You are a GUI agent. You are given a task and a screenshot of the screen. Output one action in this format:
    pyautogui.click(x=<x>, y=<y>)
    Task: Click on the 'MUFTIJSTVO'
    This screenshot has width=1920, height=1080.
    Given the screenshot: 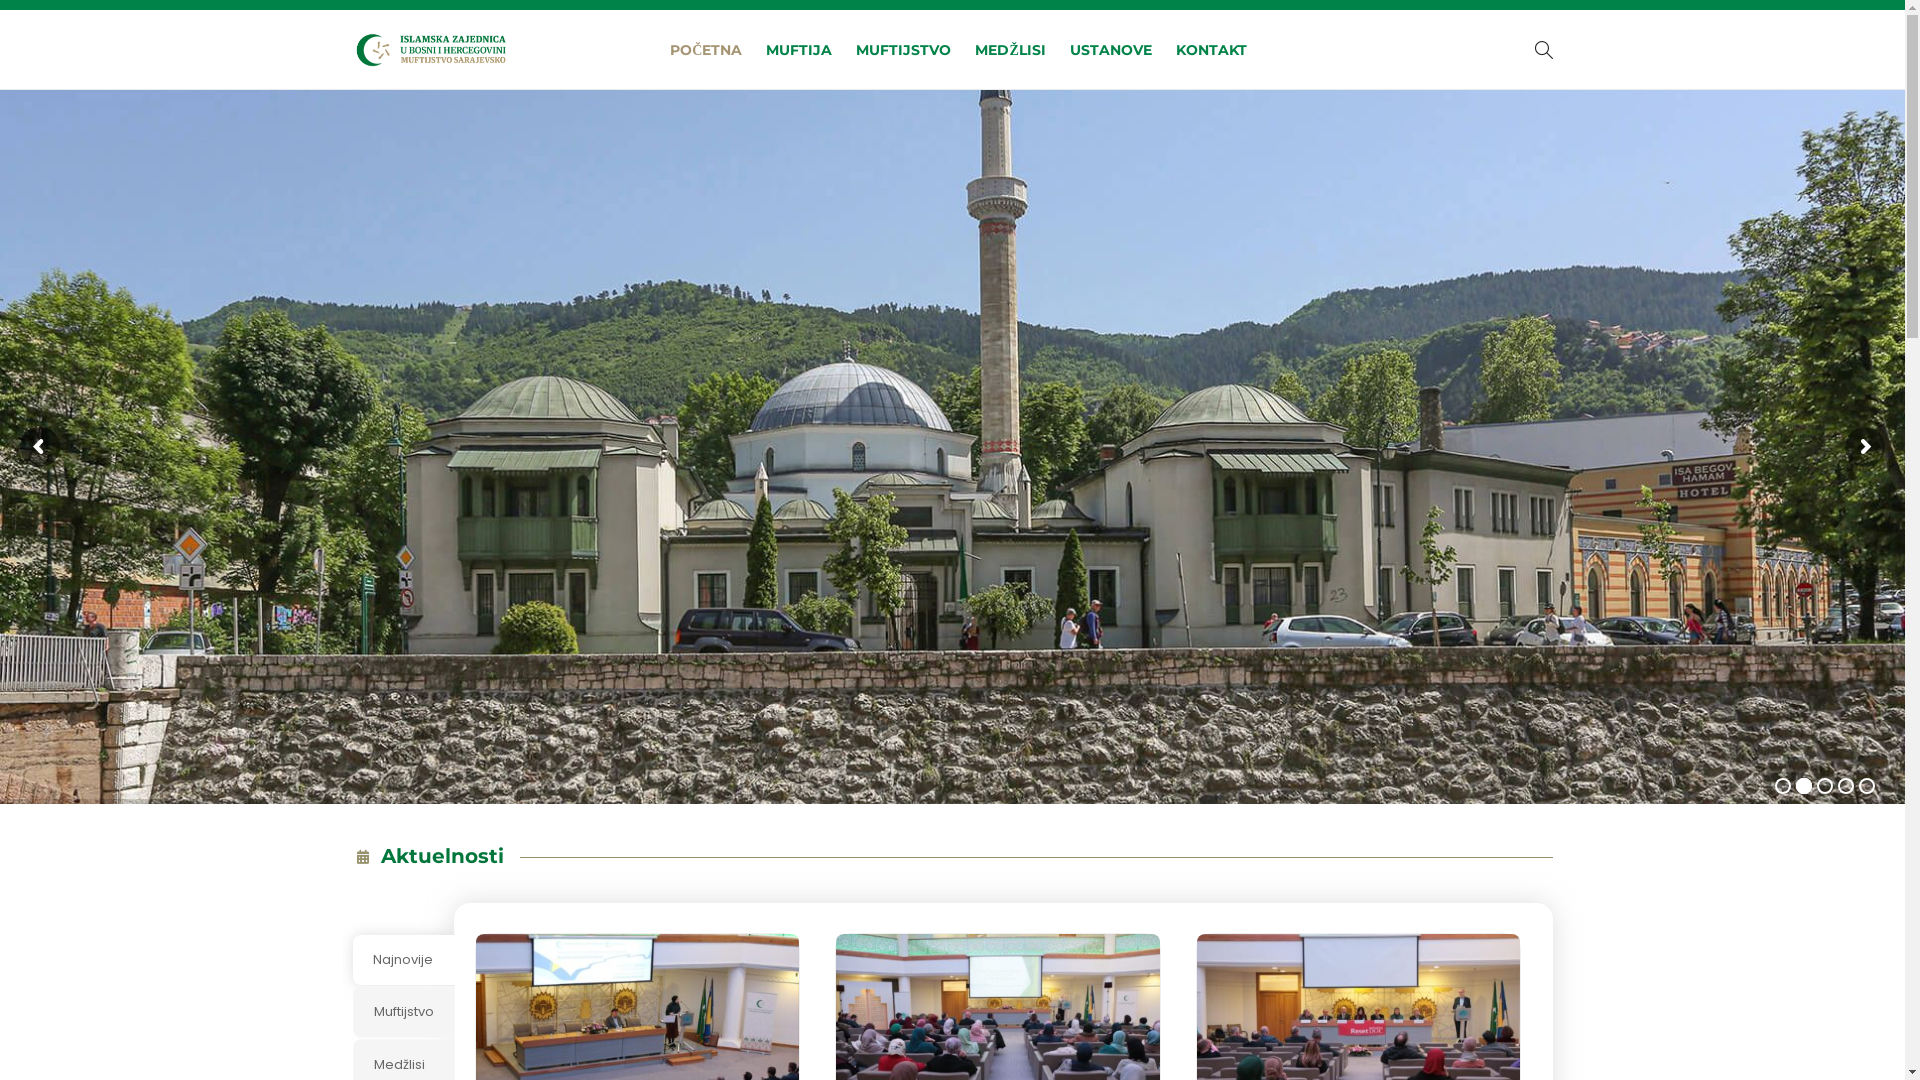 What is the action you would take?
    pyautogui.click(x=855, y=49)
    